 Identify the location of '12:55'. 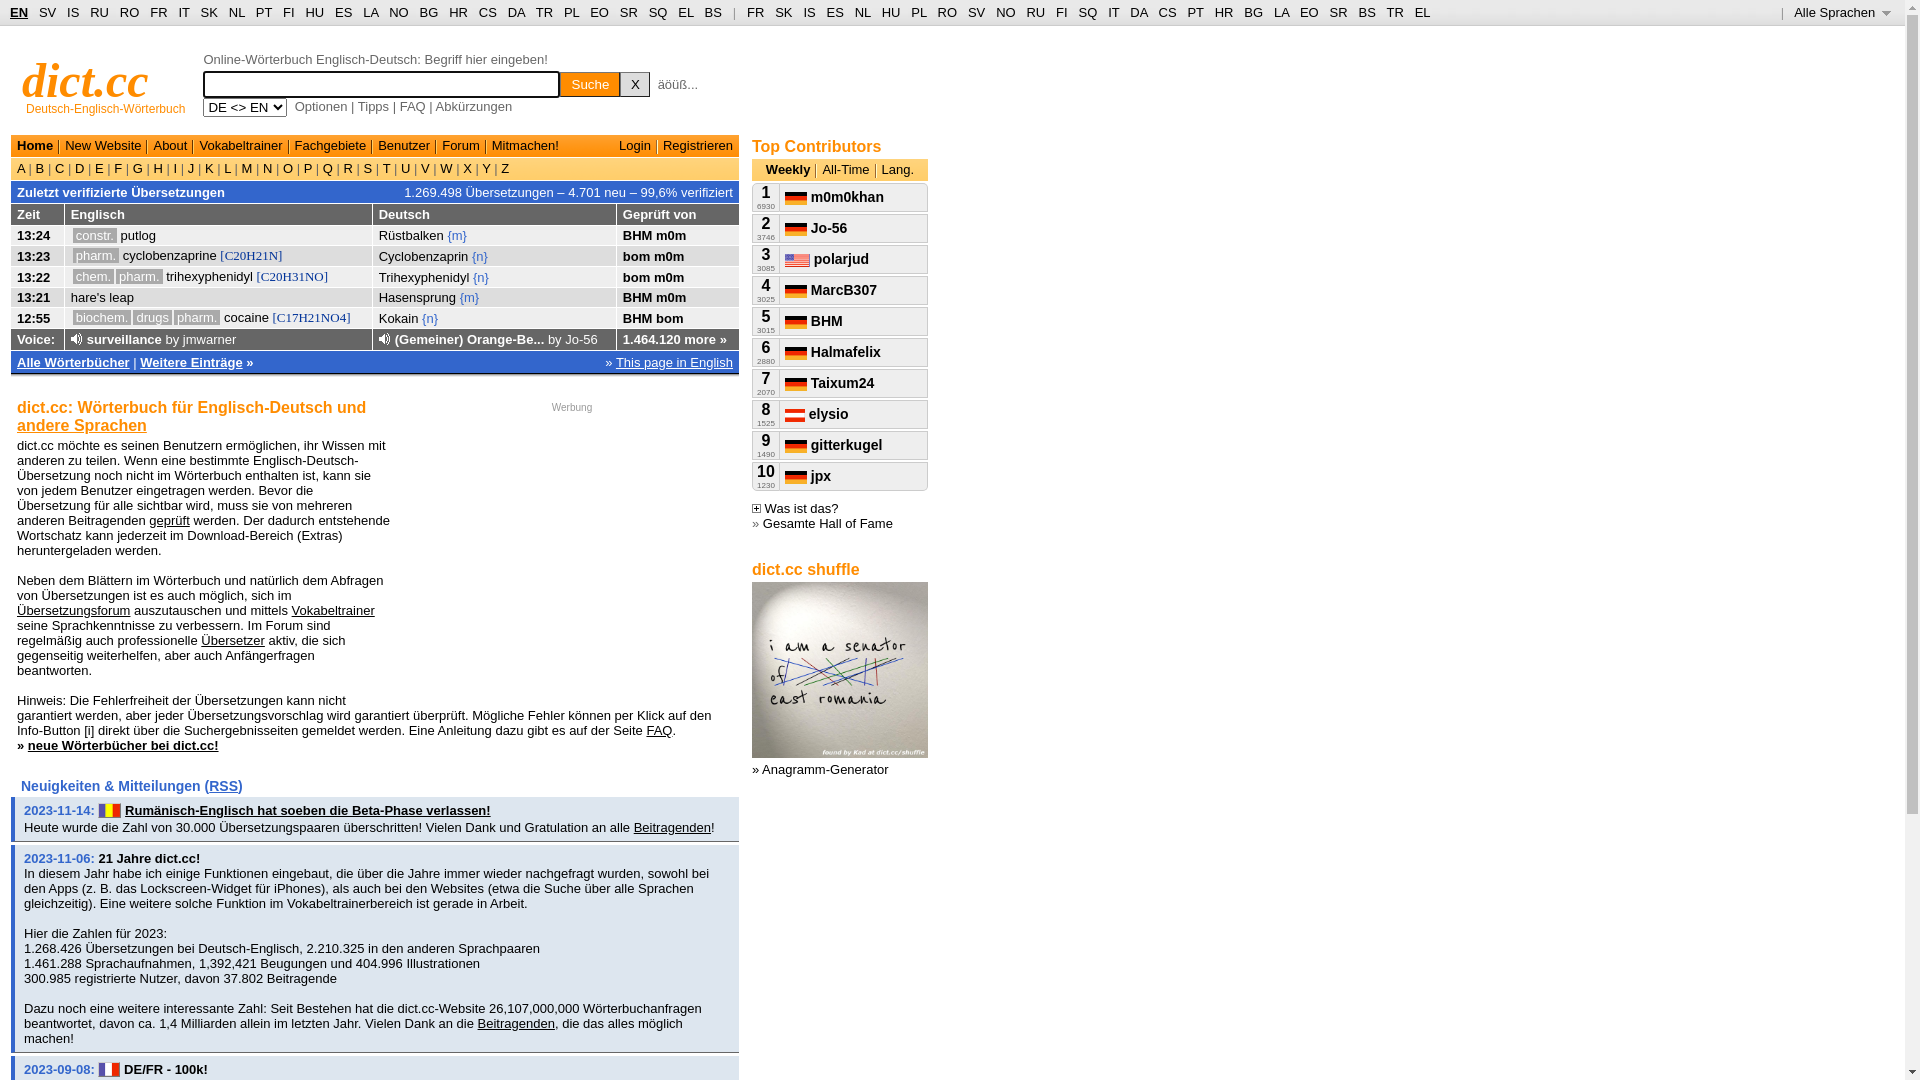
(33, 316).